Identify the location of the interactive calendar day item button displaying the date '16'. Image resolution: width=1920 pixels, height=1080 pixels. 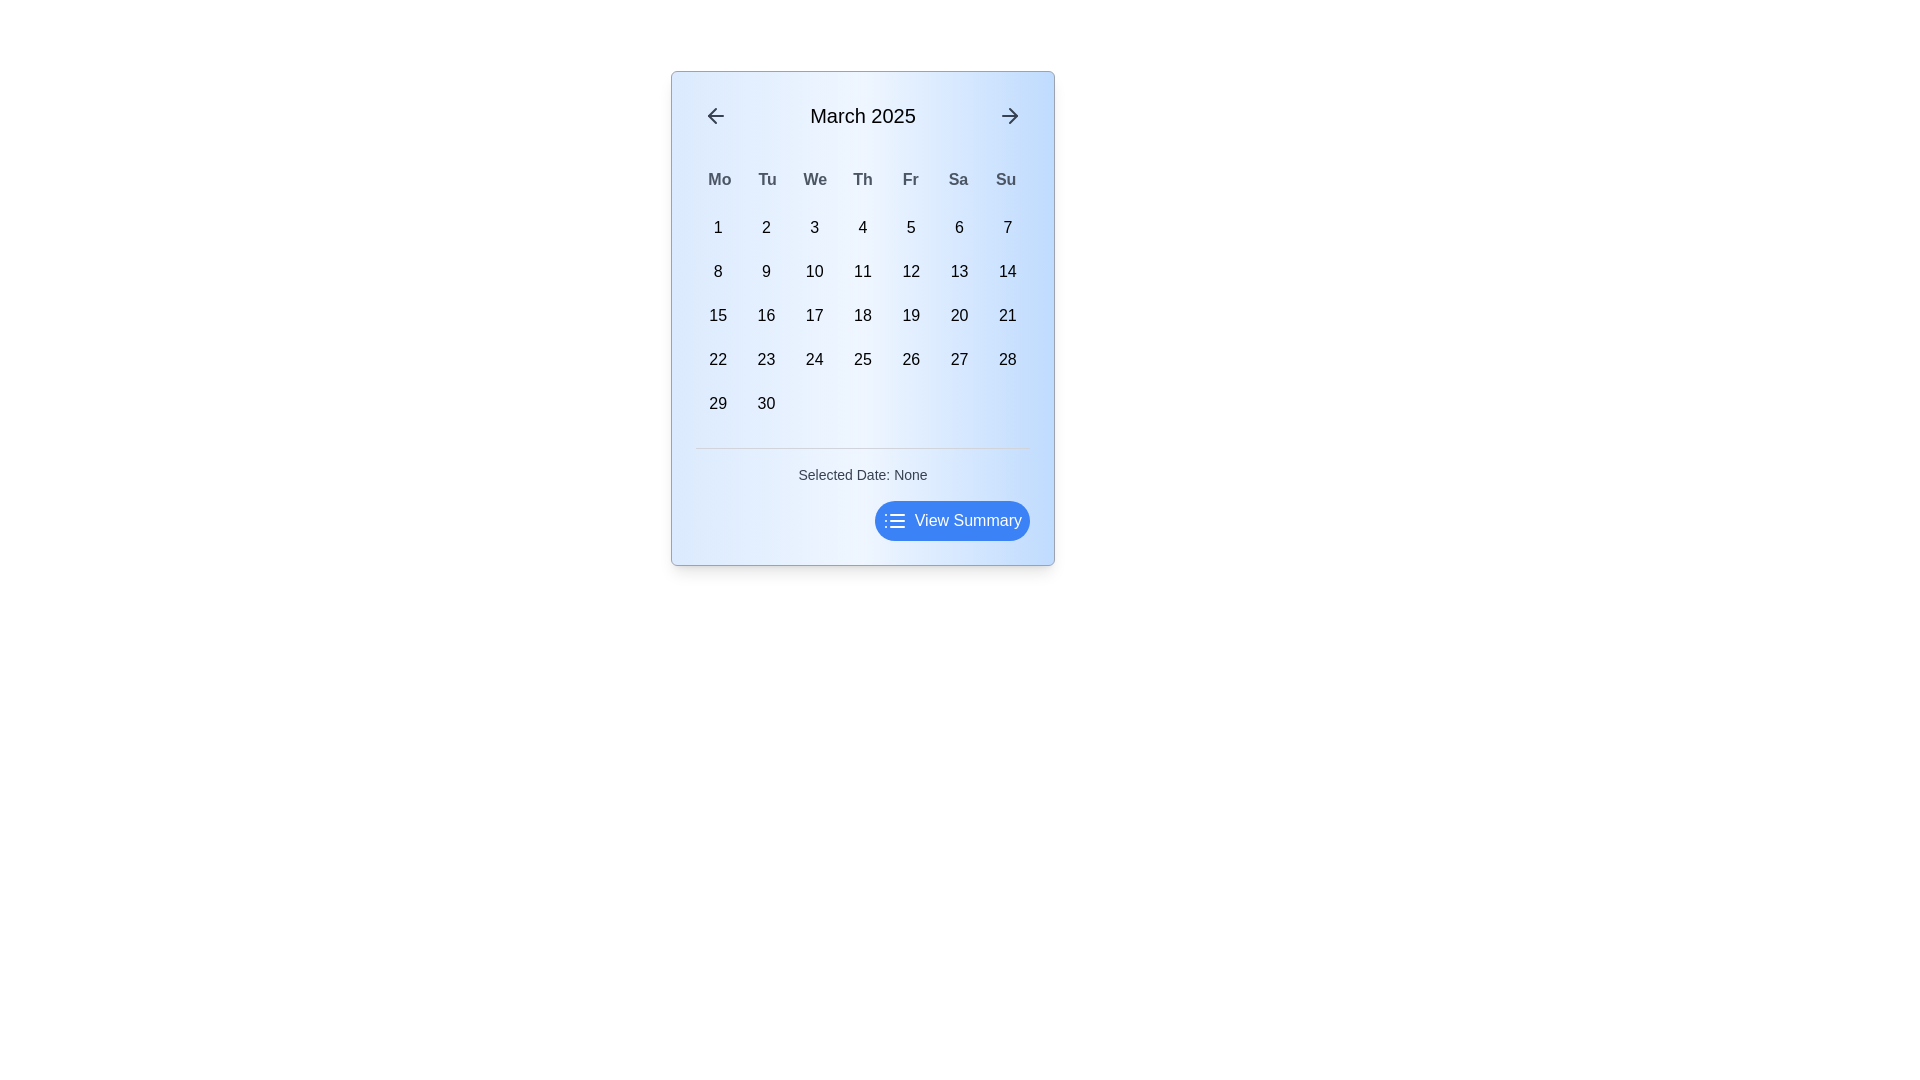
(765, 315).